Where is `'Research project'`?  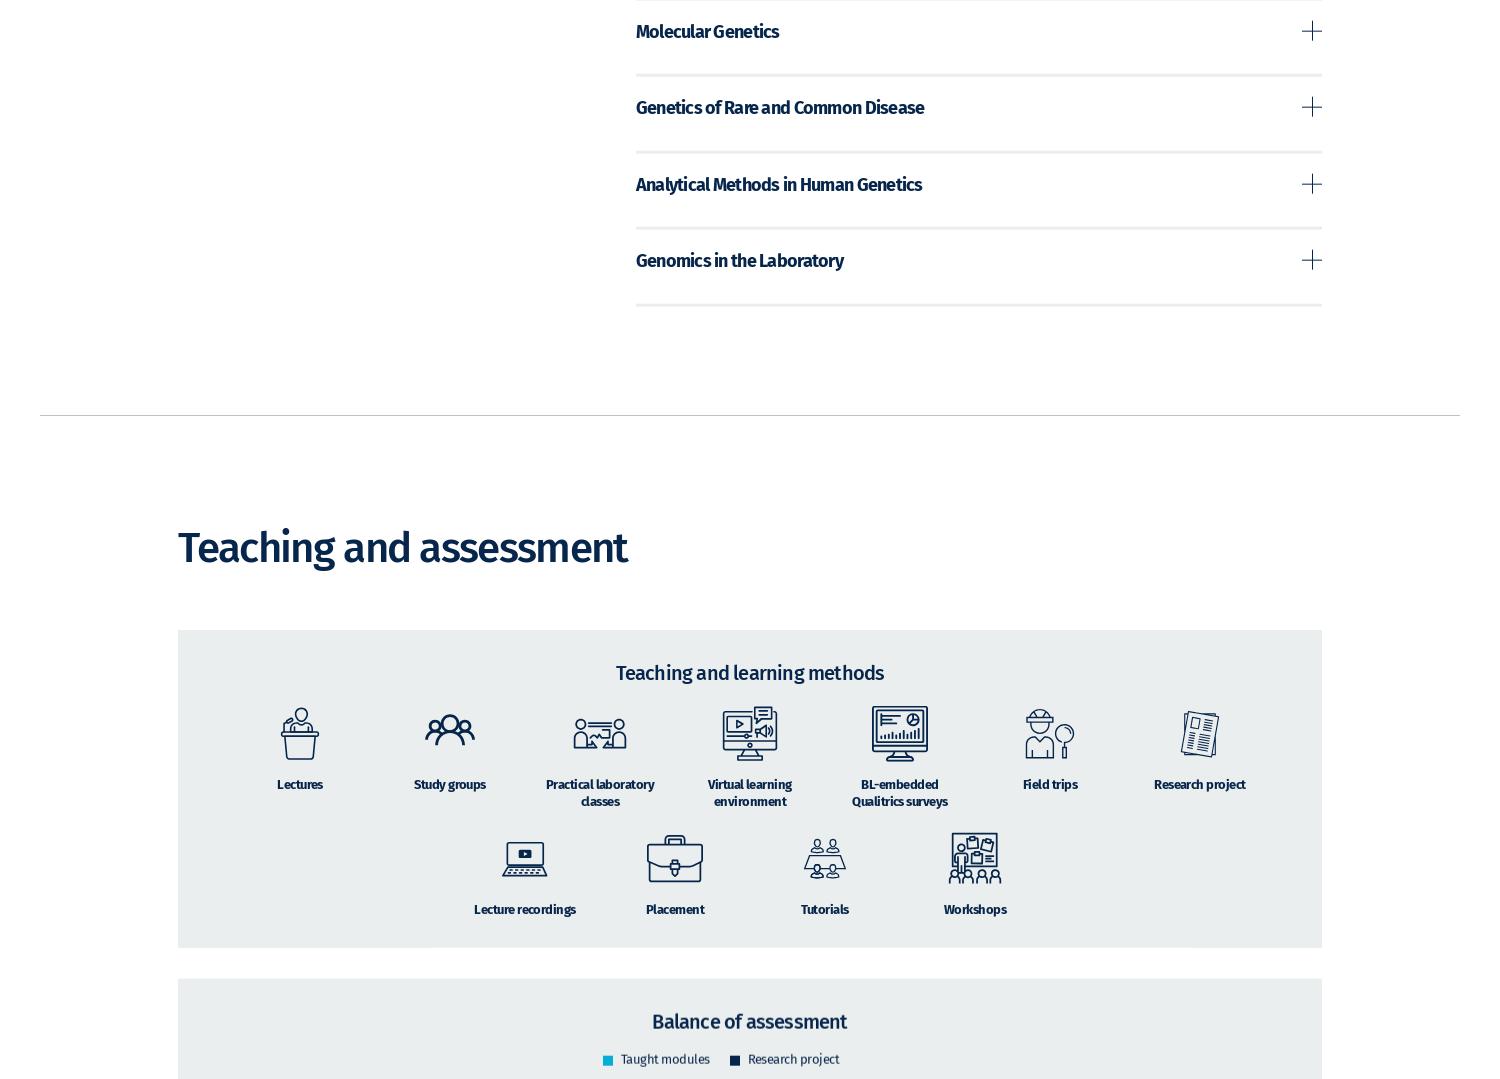
'Research project' is located at coordinates (1153, 812).